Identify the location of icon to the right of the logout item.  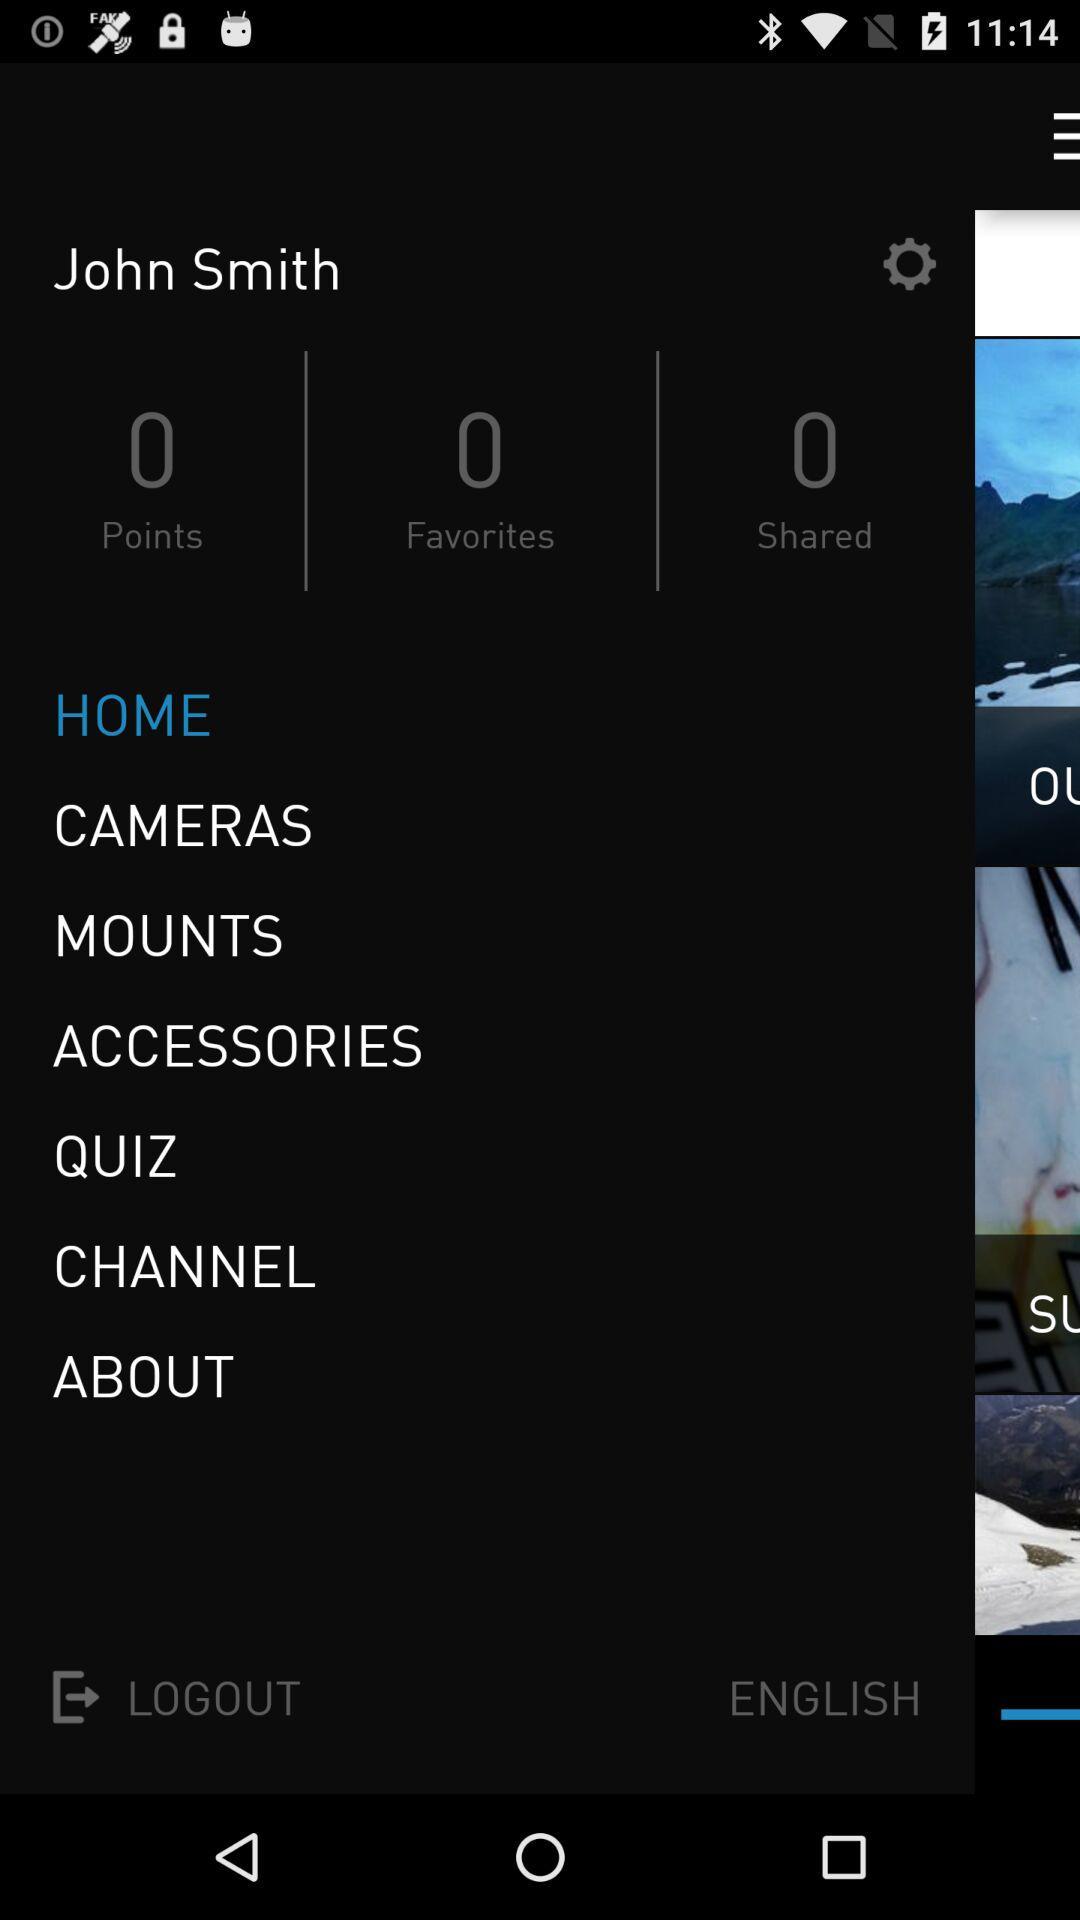
(825, 1696).